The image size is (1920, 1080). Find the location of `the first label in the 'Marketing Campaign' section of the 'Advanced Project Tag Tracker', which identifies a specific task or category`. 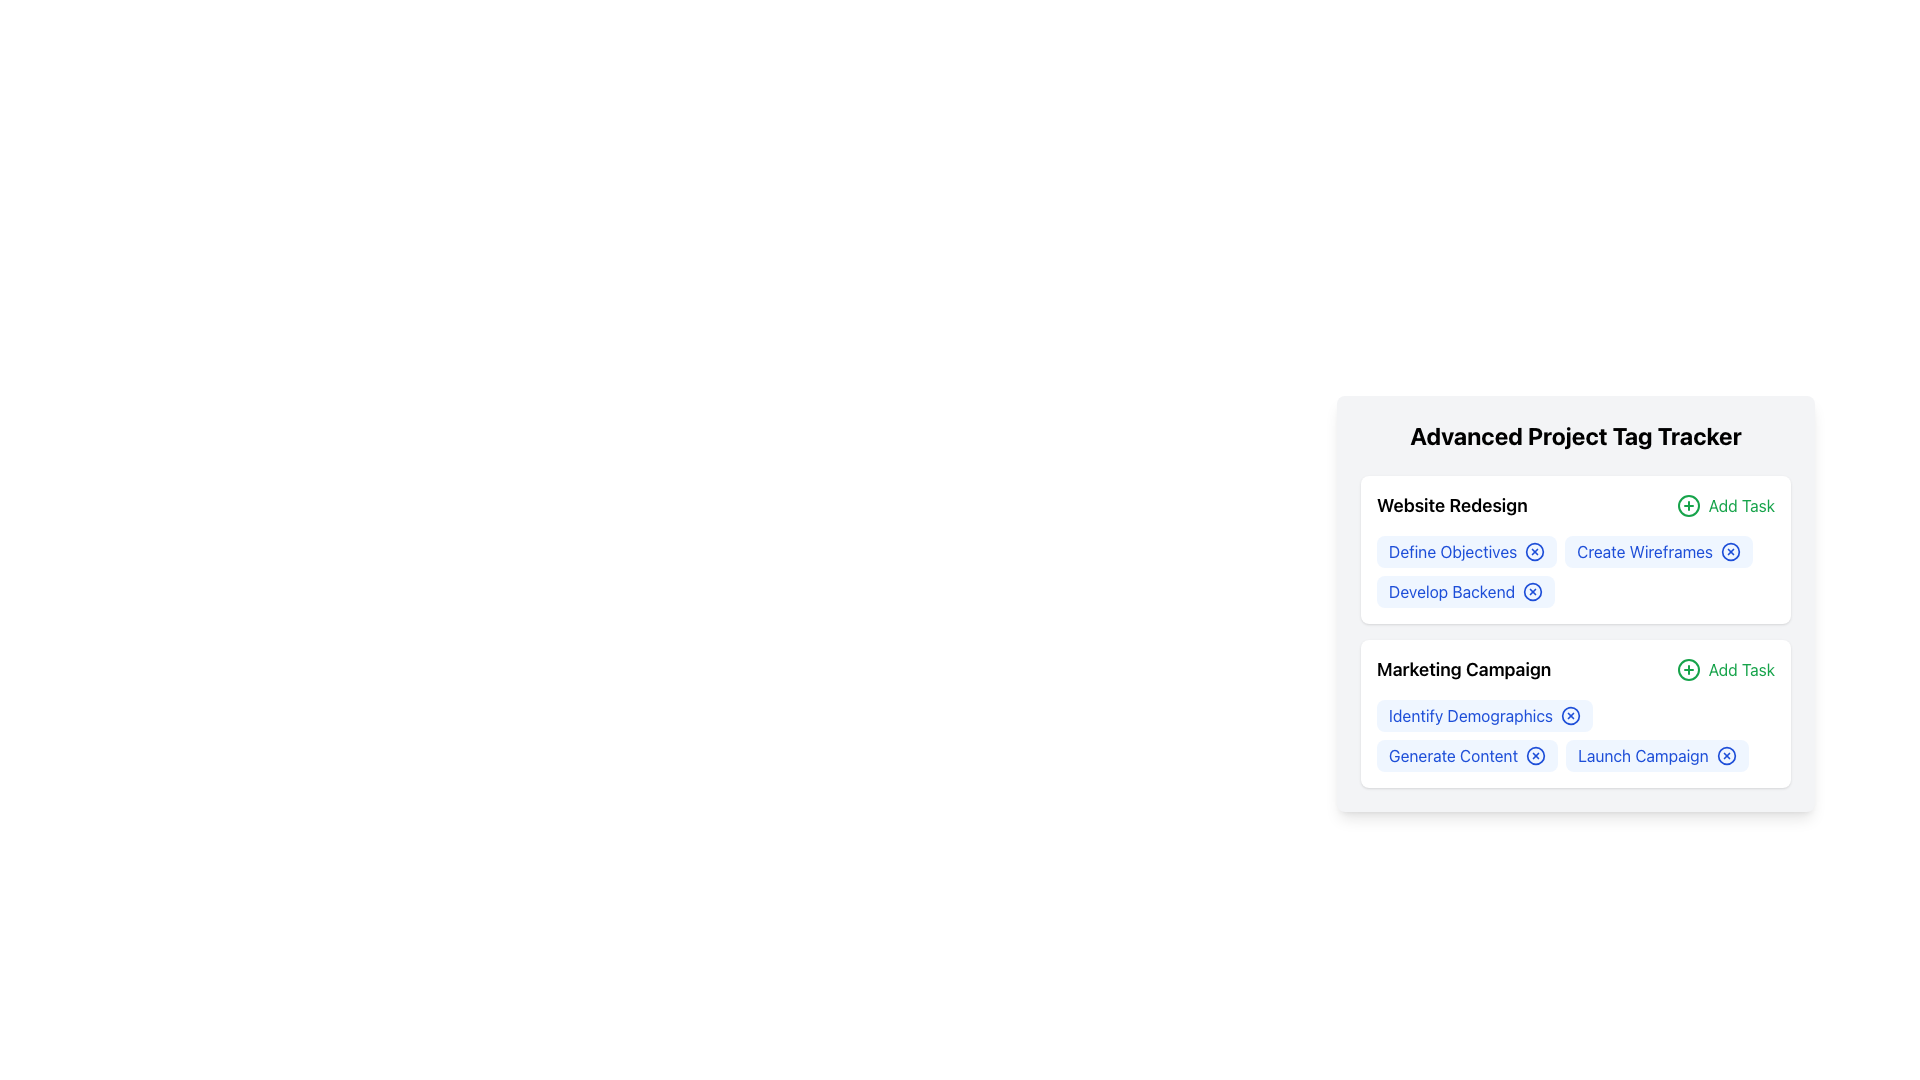

the first label in the 'Marketing Campaign' section of the 'Advanced Project Tag Tracker', which identifies a specific task or category is located at coordinates (1471, 715).